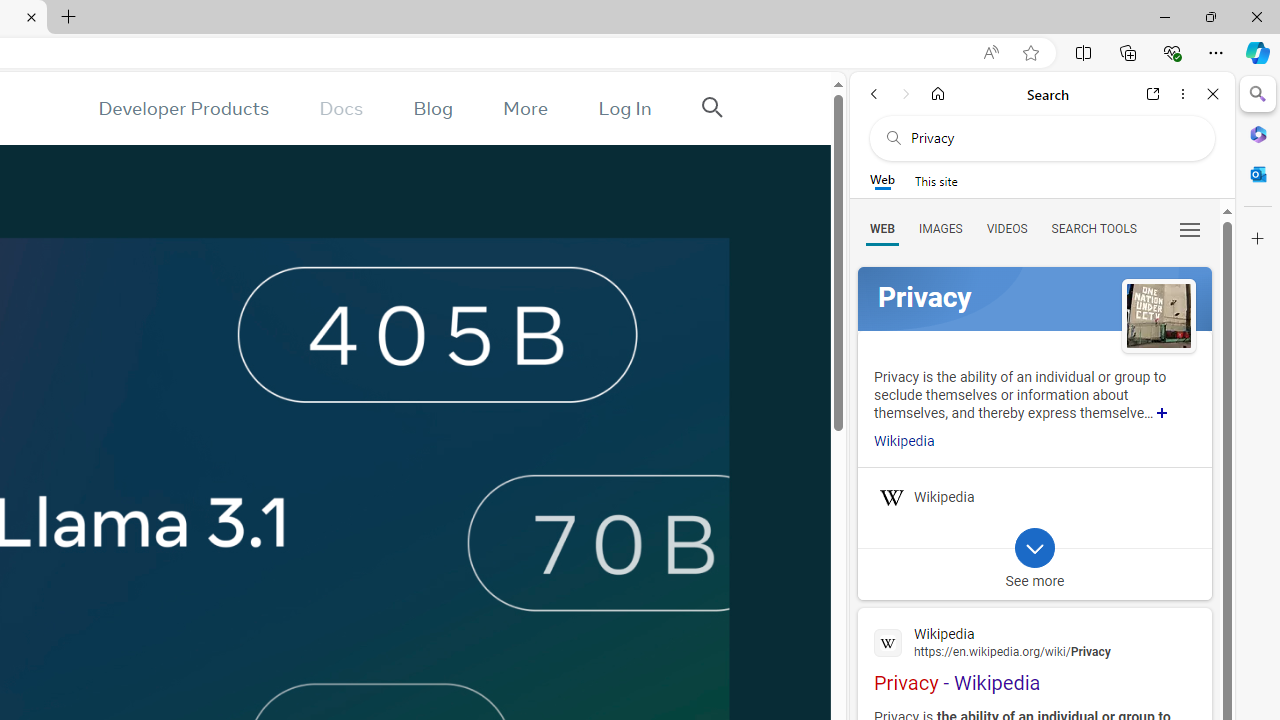 This screenshot has height=720, width=1280. What do you see at coordinates (1092, 227) in the screenshot?
I see `'SEARCH TOOLS'` at bounding box center [1092, 227].